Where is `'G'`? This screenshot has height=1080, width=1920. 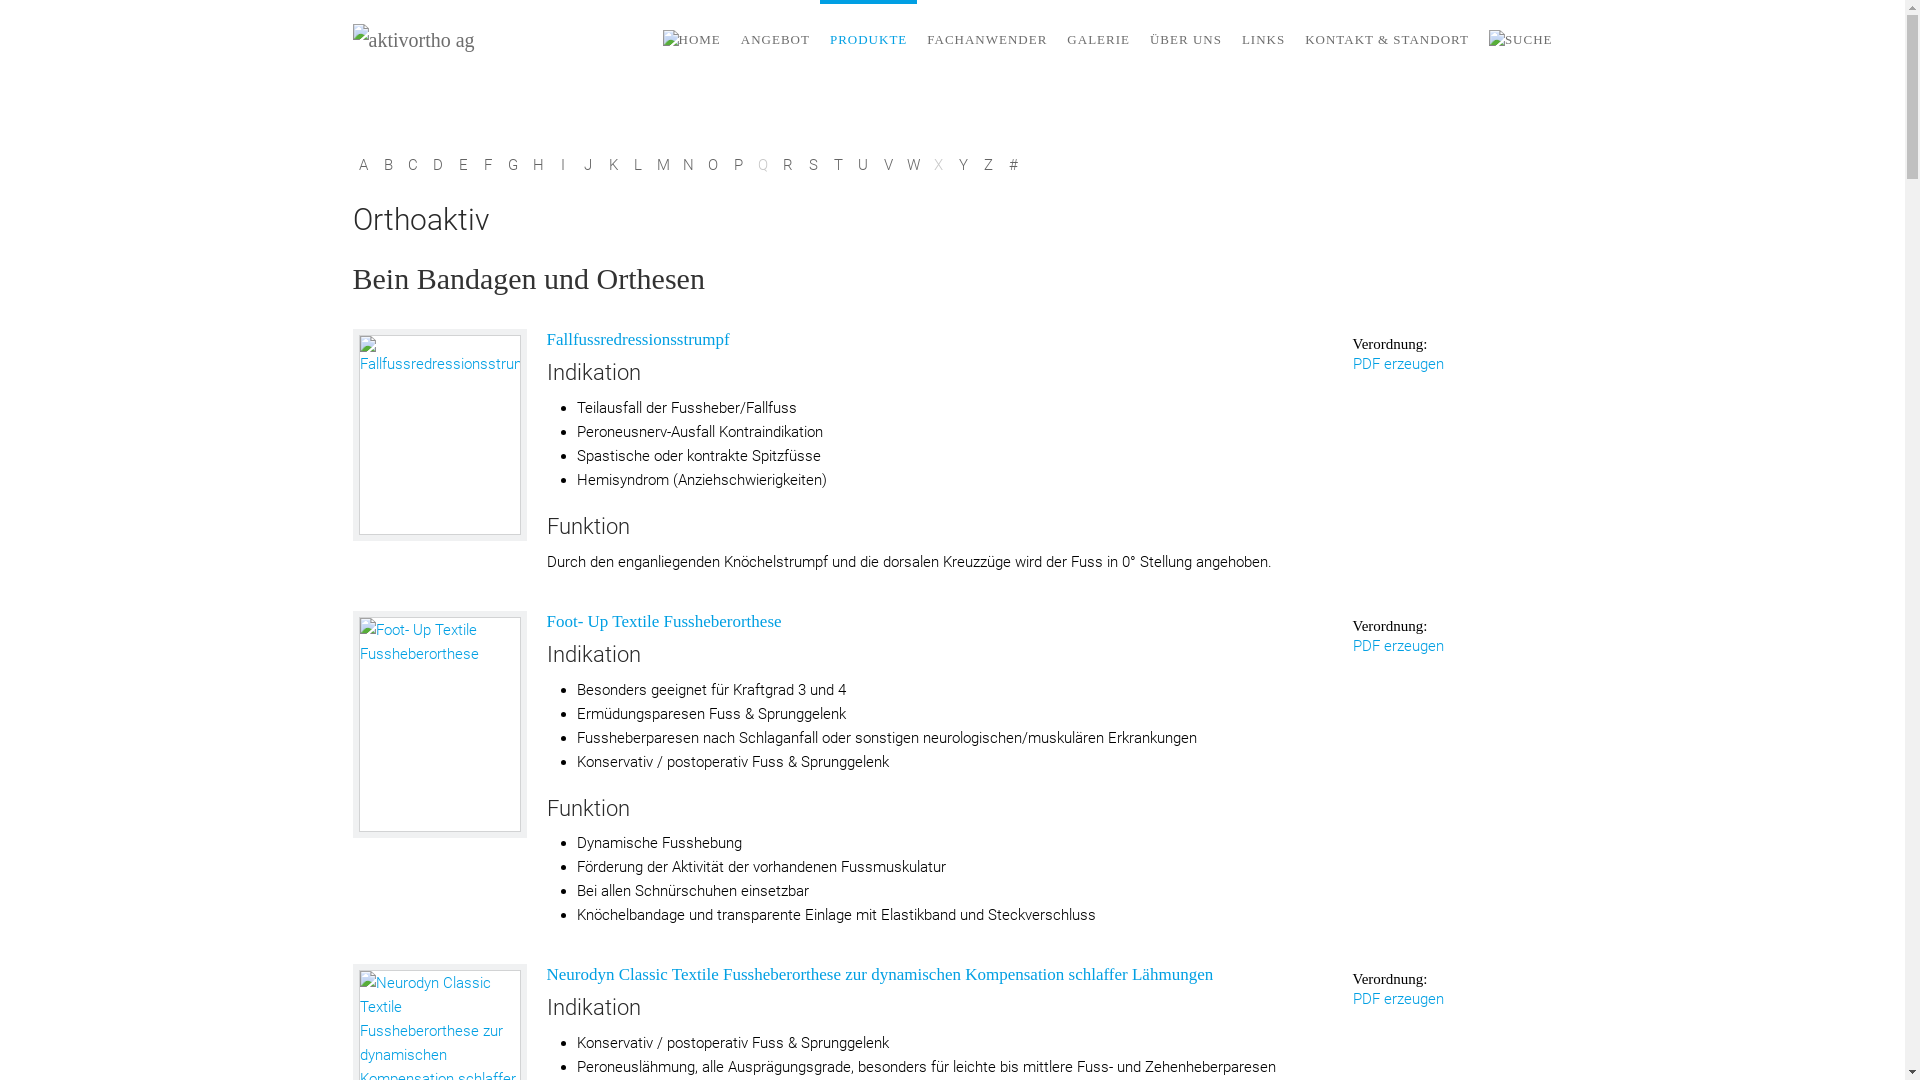
'G' is located at coordinates (512, 164).